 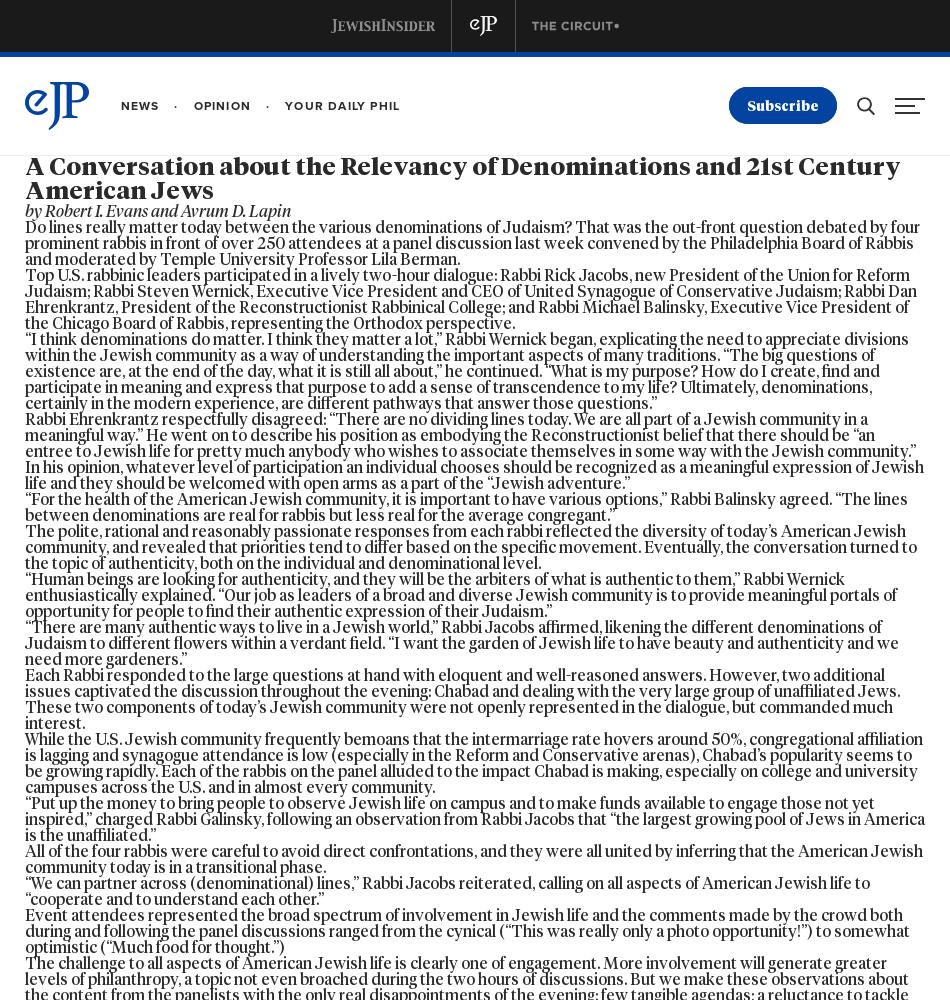 I want to click on 'Rabbi Ehrenkrantz respectfully disagreed: “There are no dividing lines today. We are all part of a Jewish community in a meaningful way.” He went on to describe his position as embodying the Reconstructionist belief that there should be “an entree to Jewish life for pretty much anybody who wishes to associate themselves in some way with the Jewish community.”', so click(x=469, y=435).